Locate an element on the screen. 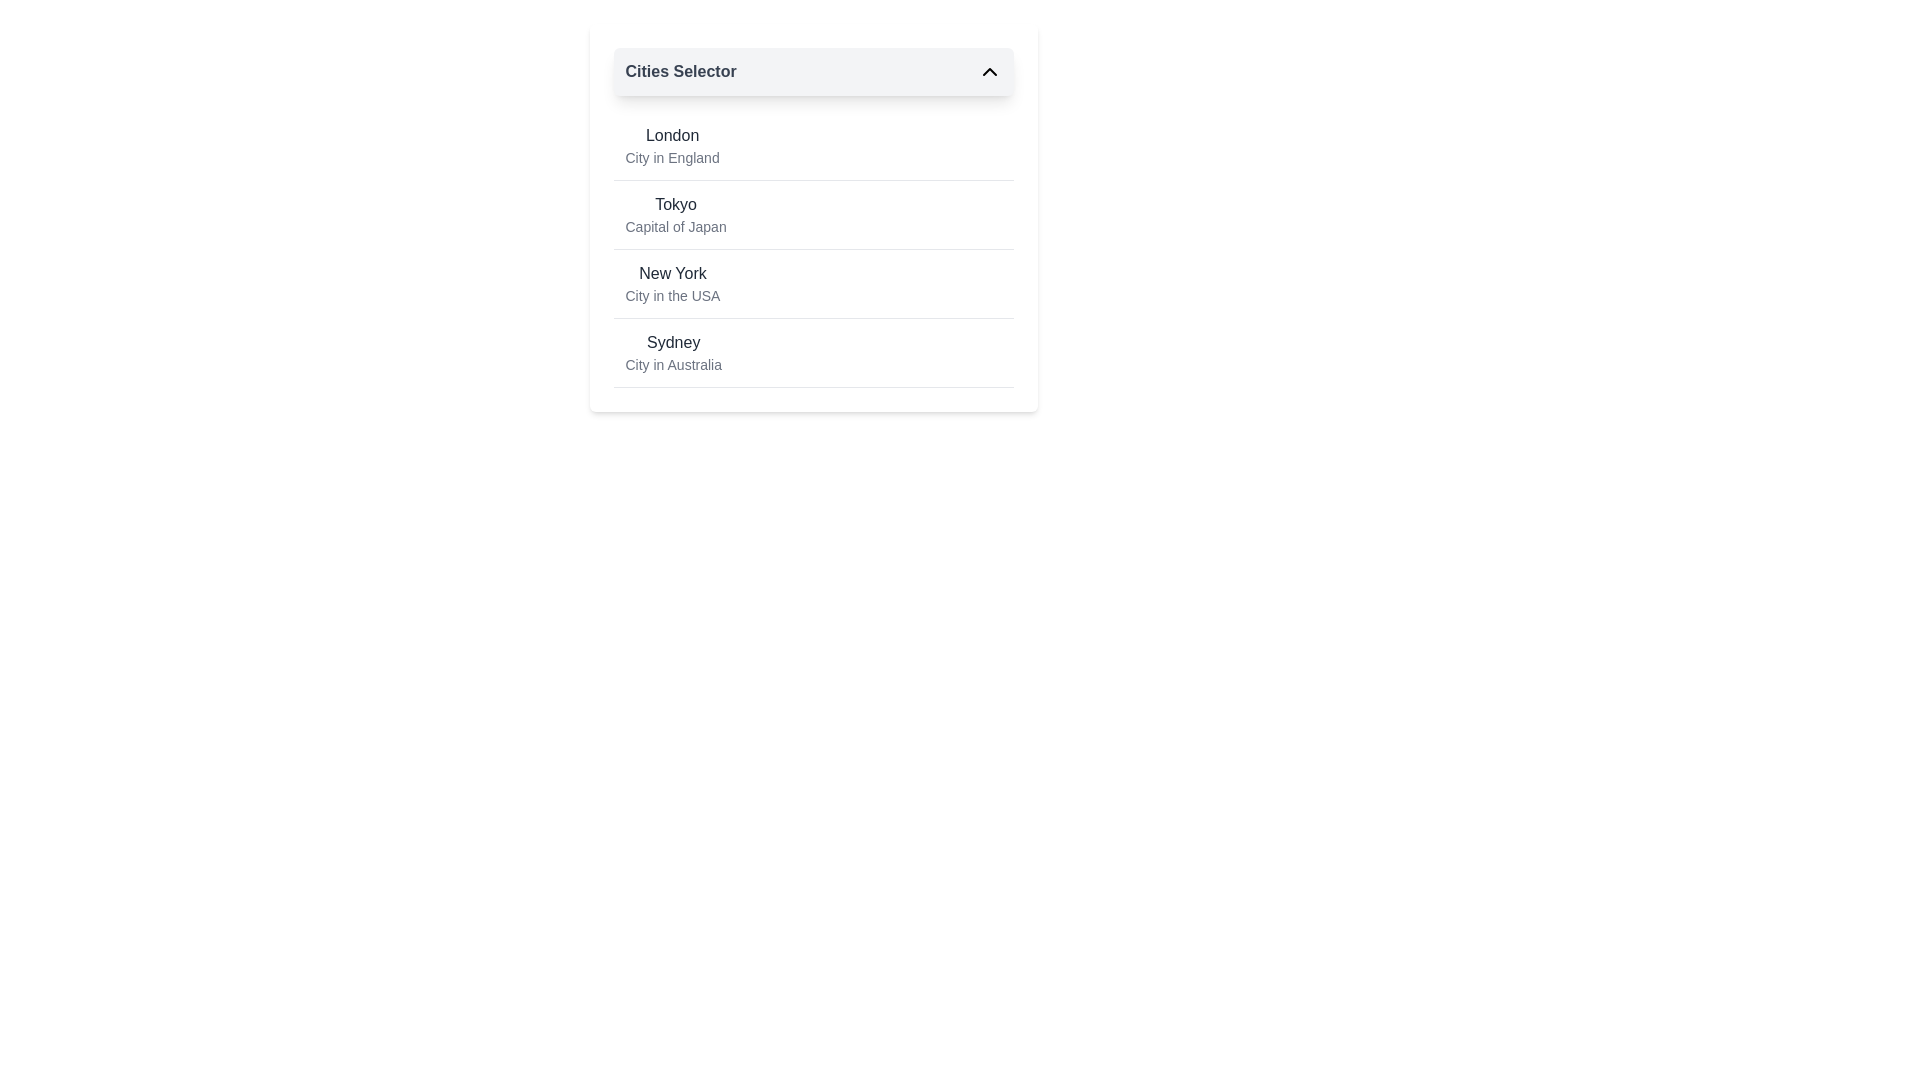 The height and width of the screenshot is (1080, 1920). the text label representing the city 'London' is located at coordinates (672, 135).